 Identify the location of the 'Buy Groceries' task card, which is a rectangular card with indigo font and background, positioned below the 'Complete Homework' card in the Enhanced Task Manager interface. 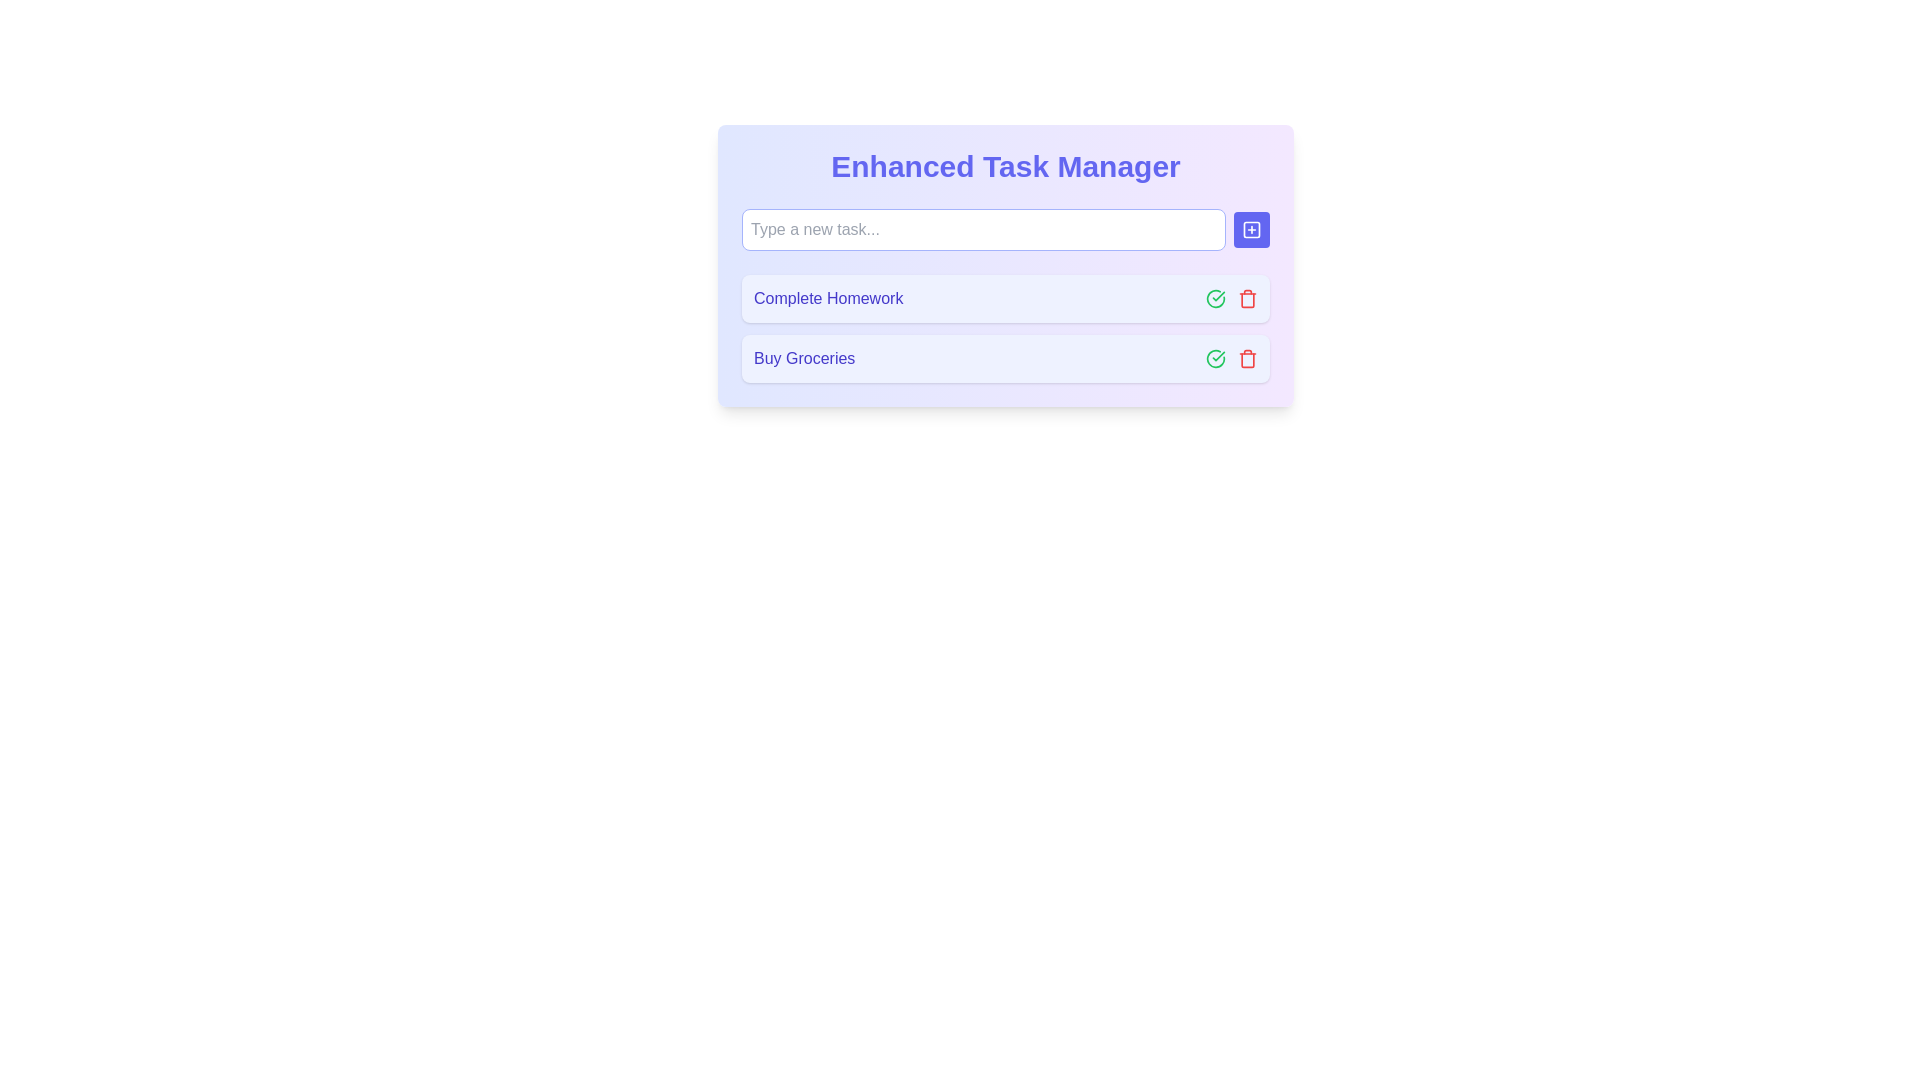
(1006, 357).